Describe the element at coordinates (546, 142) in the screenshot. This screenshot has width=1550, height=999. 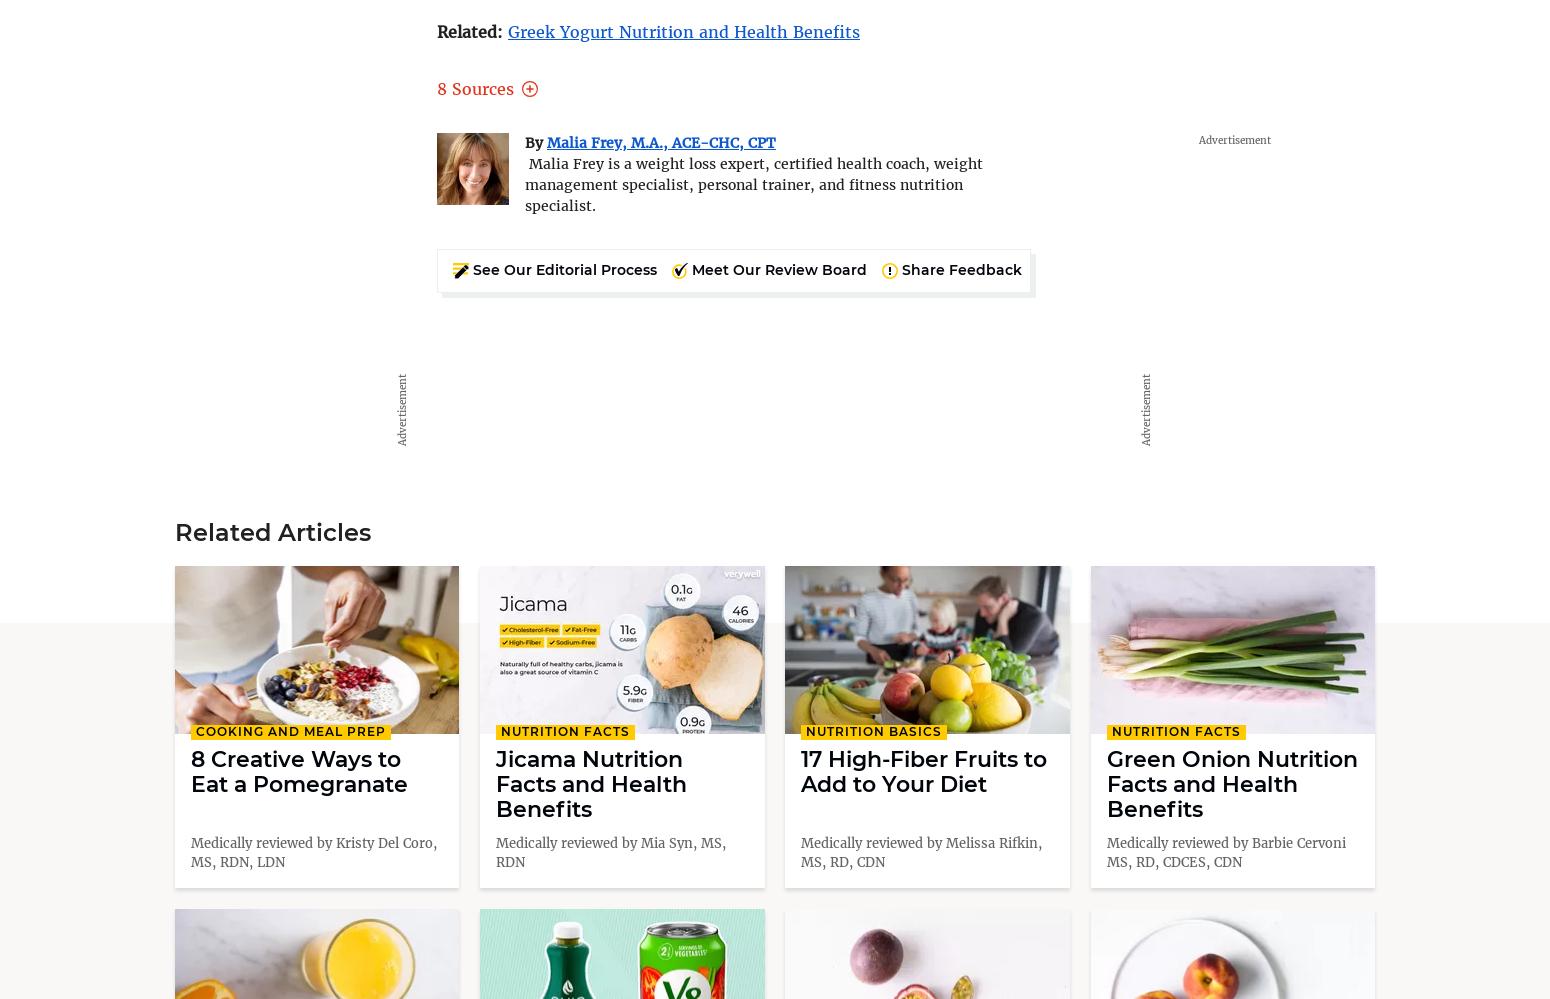
I see `'Malia Frey, M.A., ACE-CHC, CPT'` at that location.